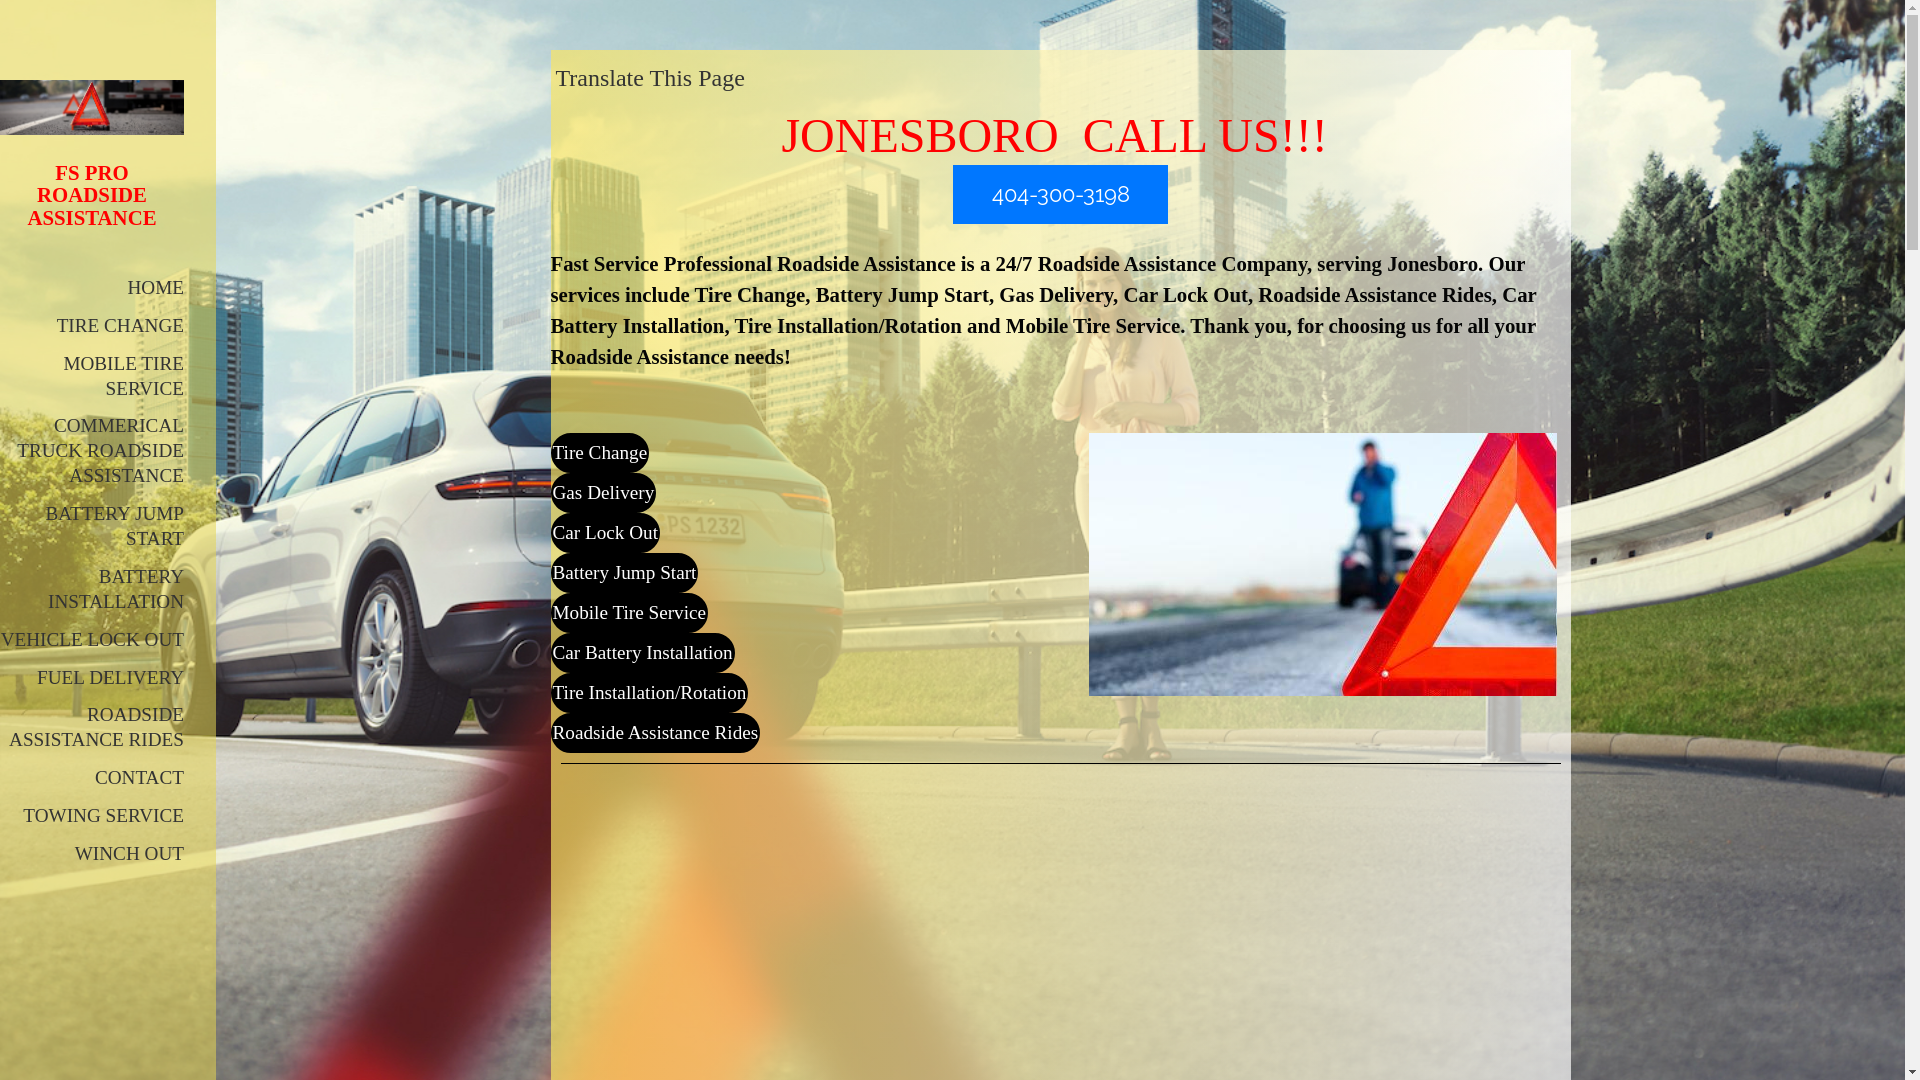 Image resolution: width=1920 pixels, height=1080 pixels. Describe the element at coordinates (91, 639) in the screenshot. I see `'VEHICLE LOCK OUT'` at that location.